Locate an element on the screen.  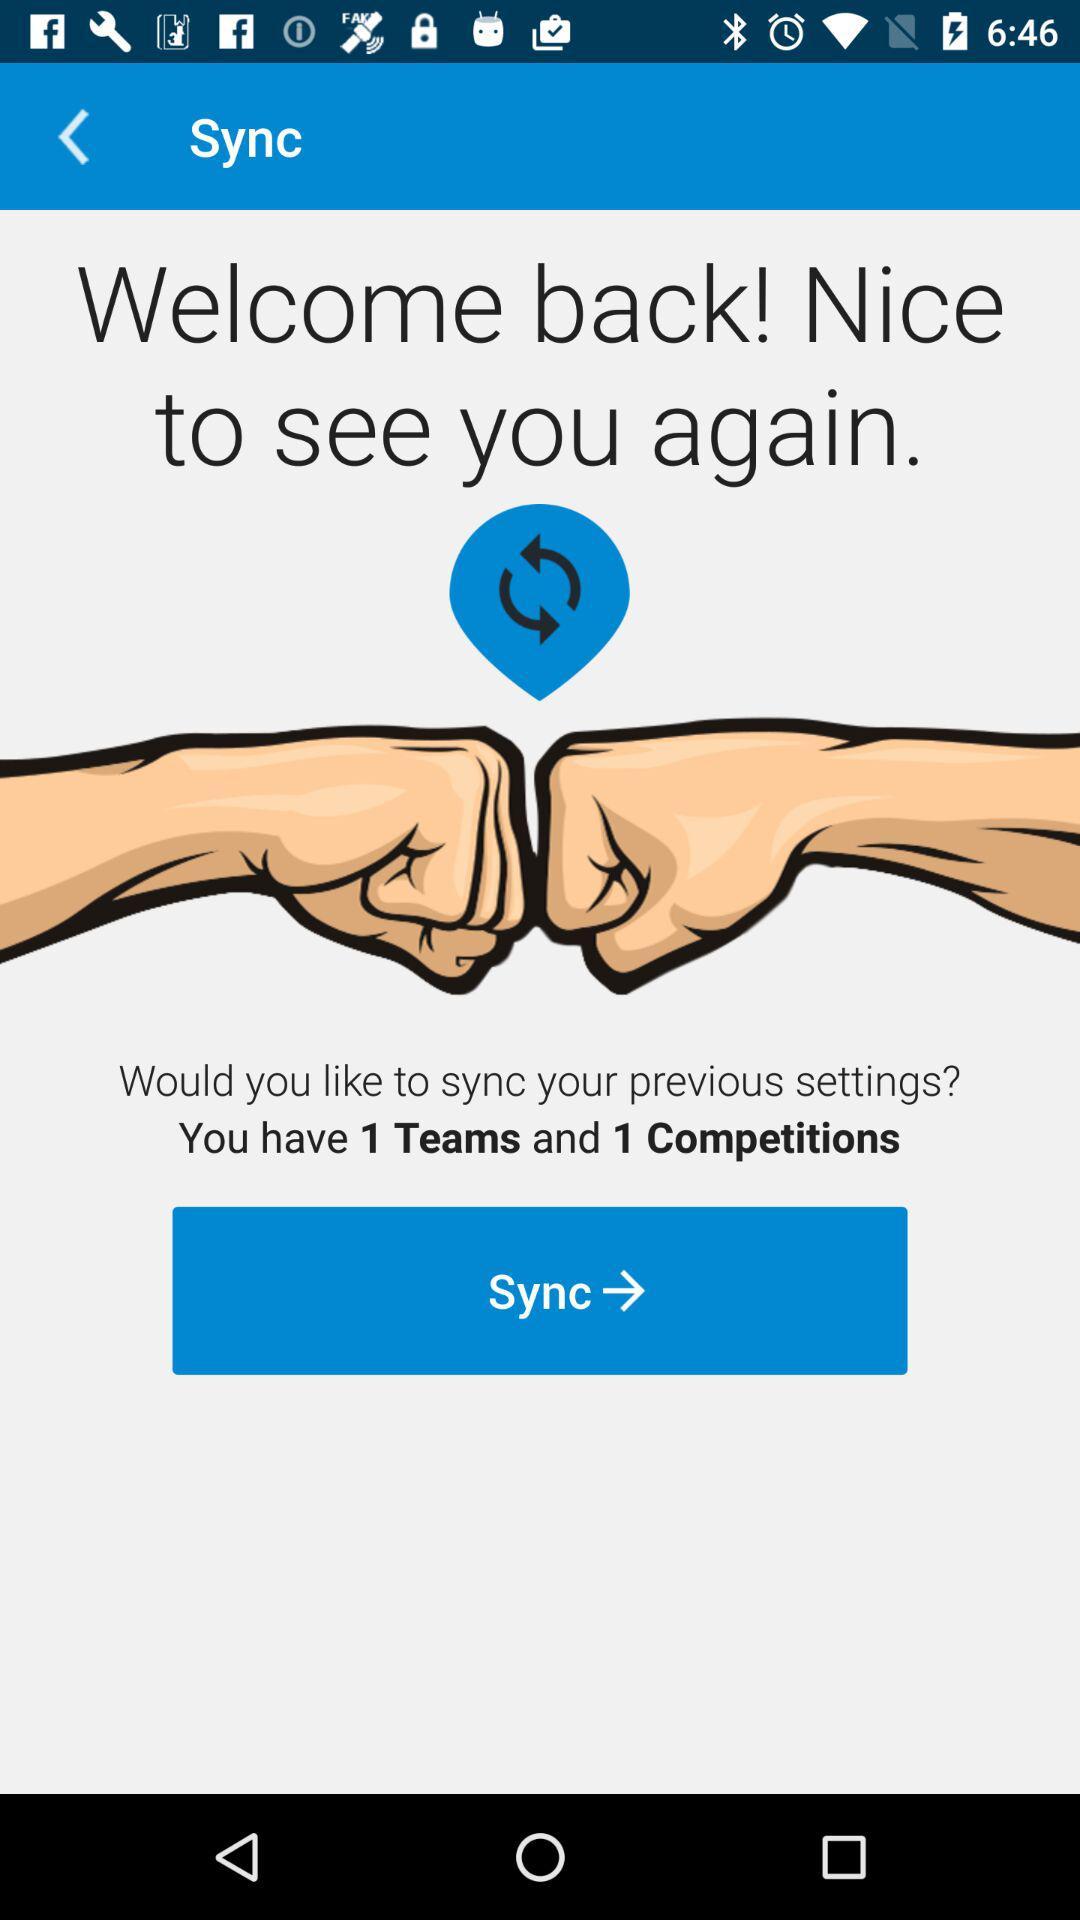
the item next to sync icon is located at coordinates (72, 135).